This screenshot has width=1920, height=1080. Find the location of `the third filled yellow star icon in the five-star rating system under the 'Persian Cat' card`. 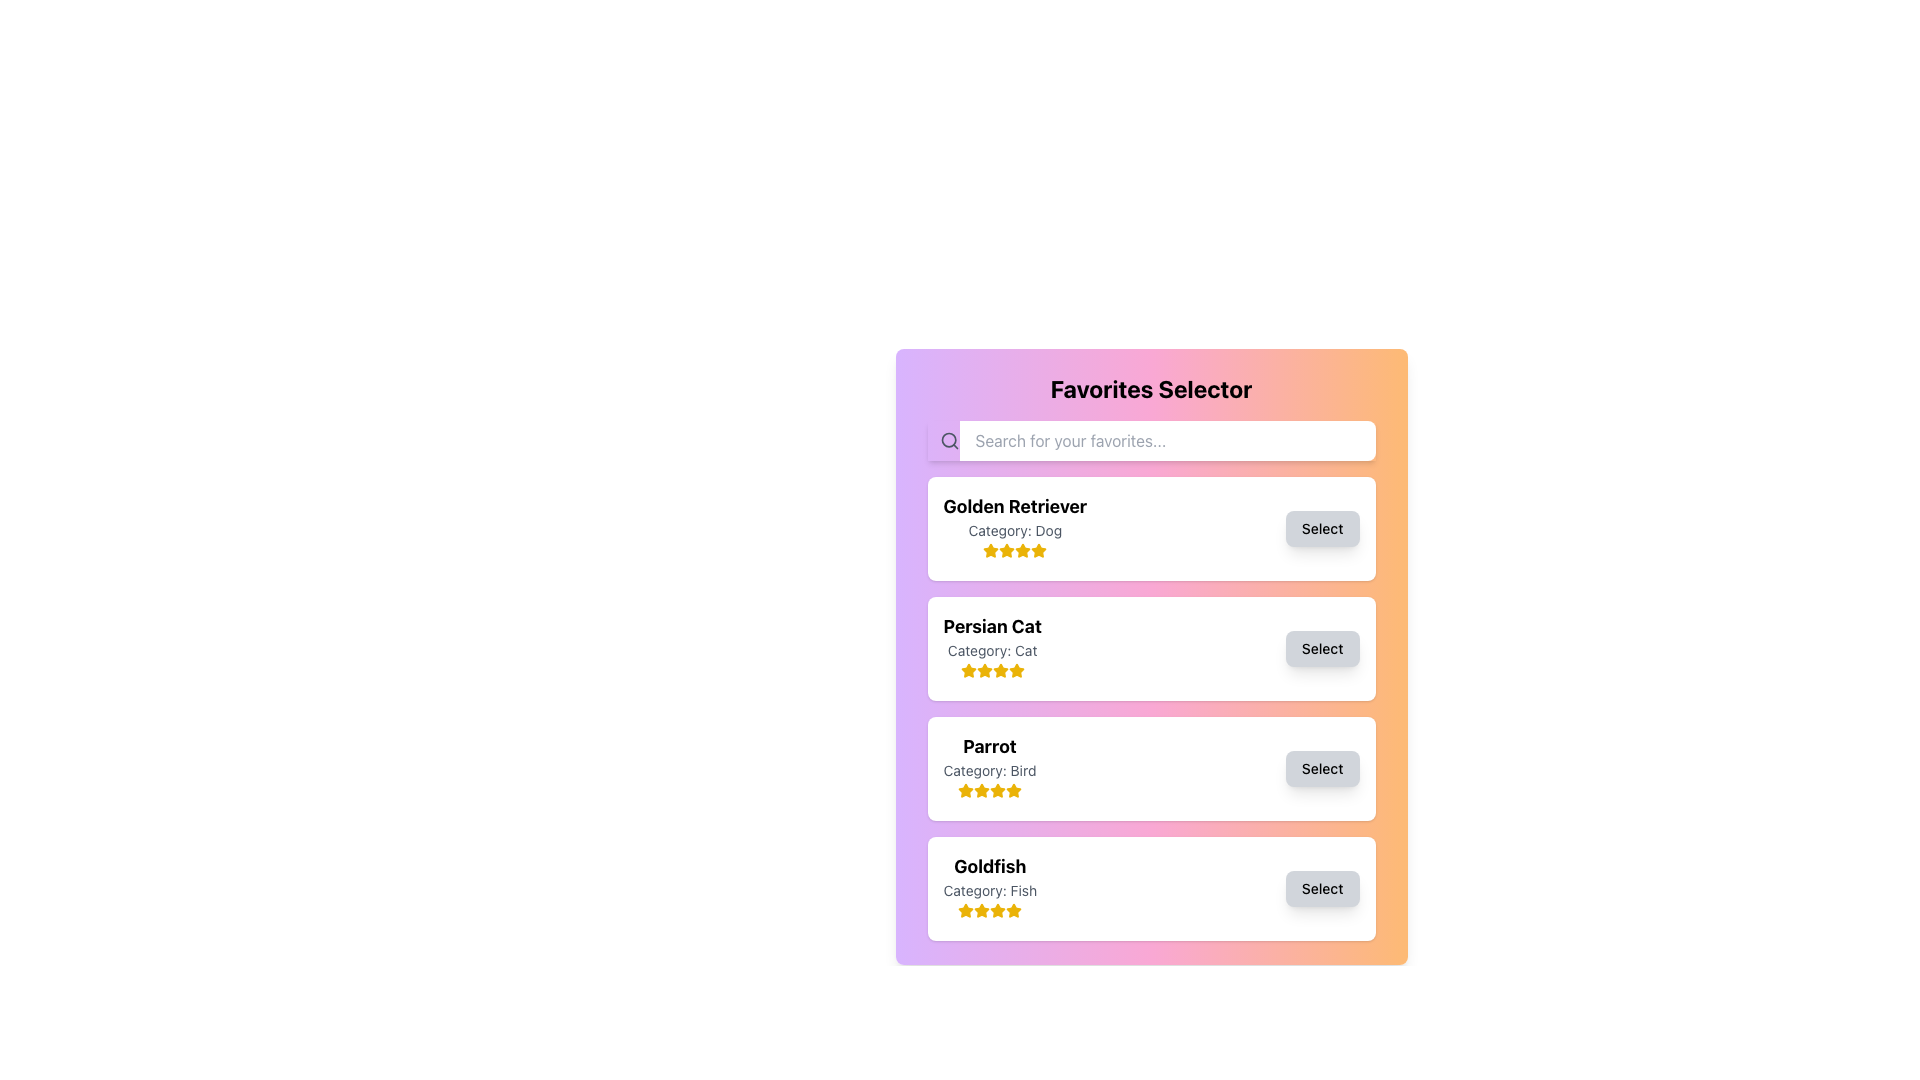

the third filled yellow star icon in the five-star rating system under the 'Persian Cat' card is located at coordinates (992, 671).